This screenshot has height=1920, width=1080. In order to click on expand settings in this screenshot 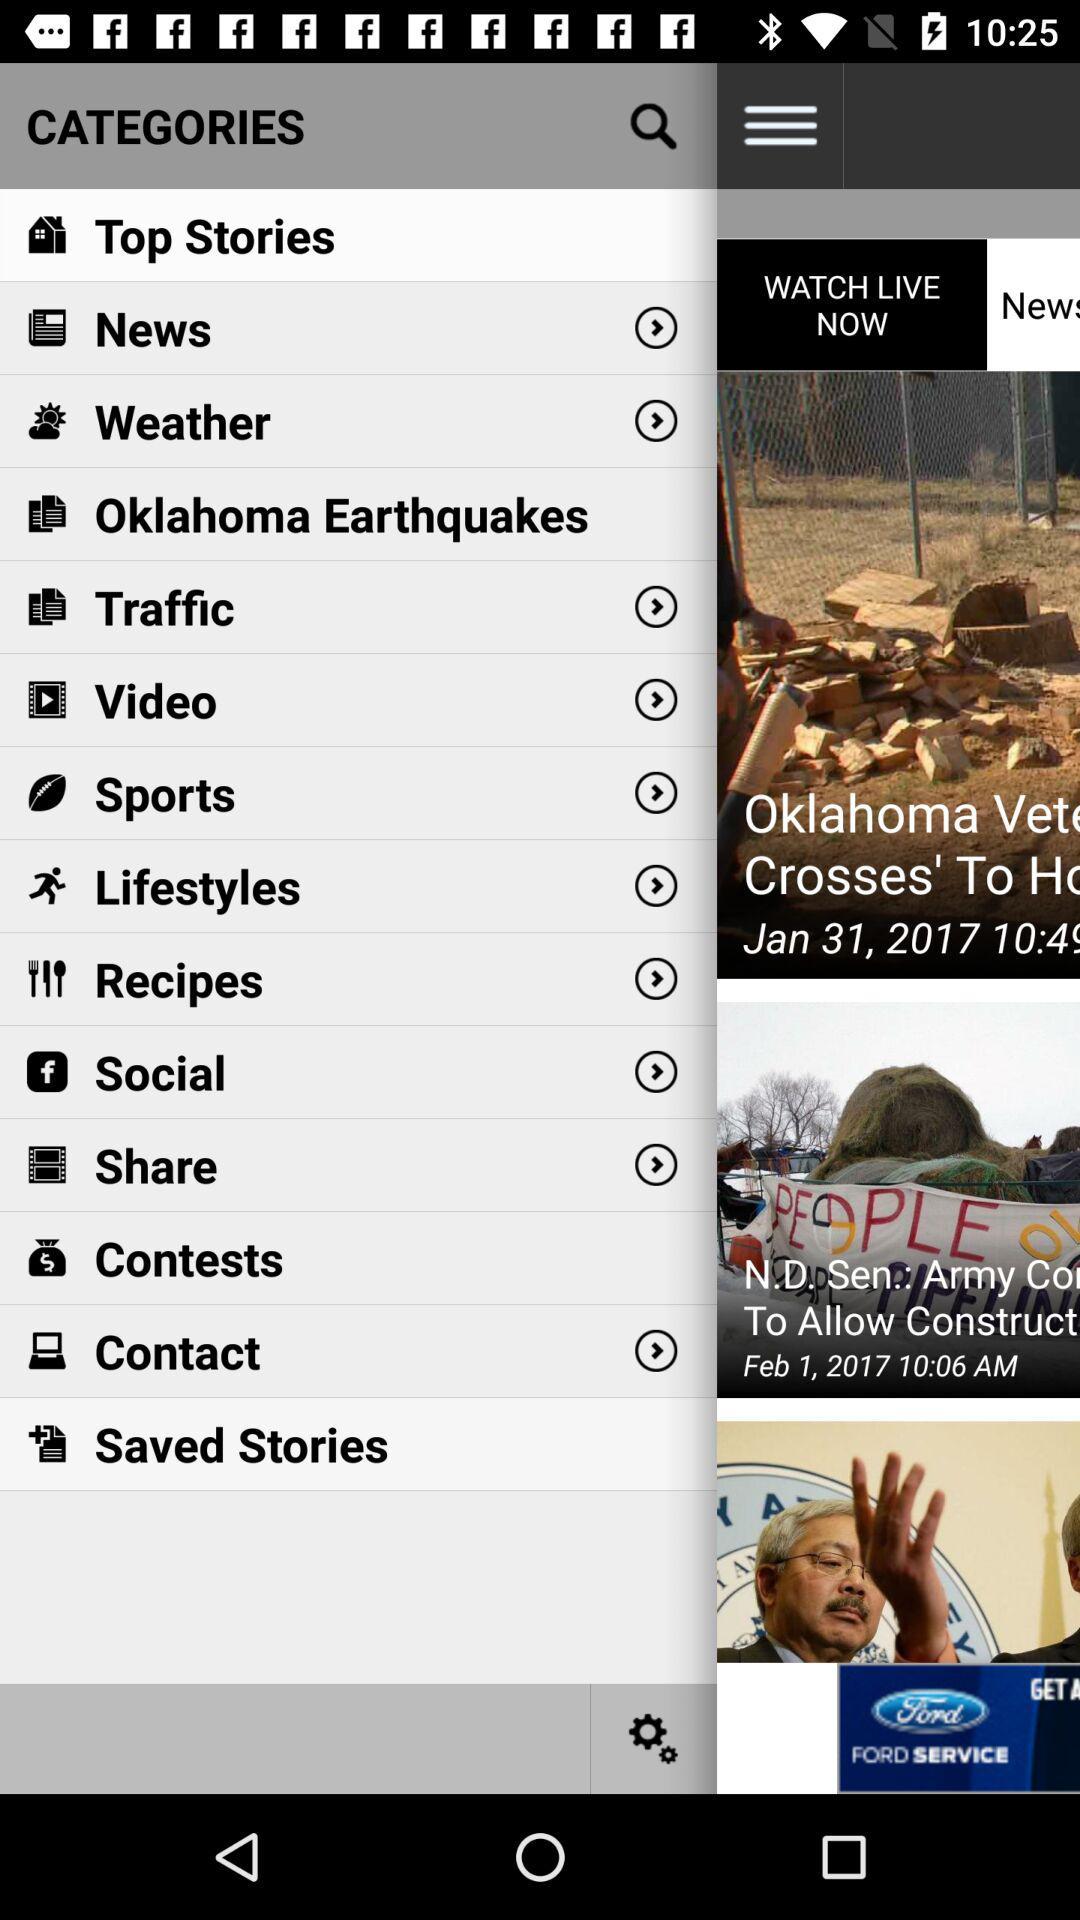, I will do `click(778, 124)`.